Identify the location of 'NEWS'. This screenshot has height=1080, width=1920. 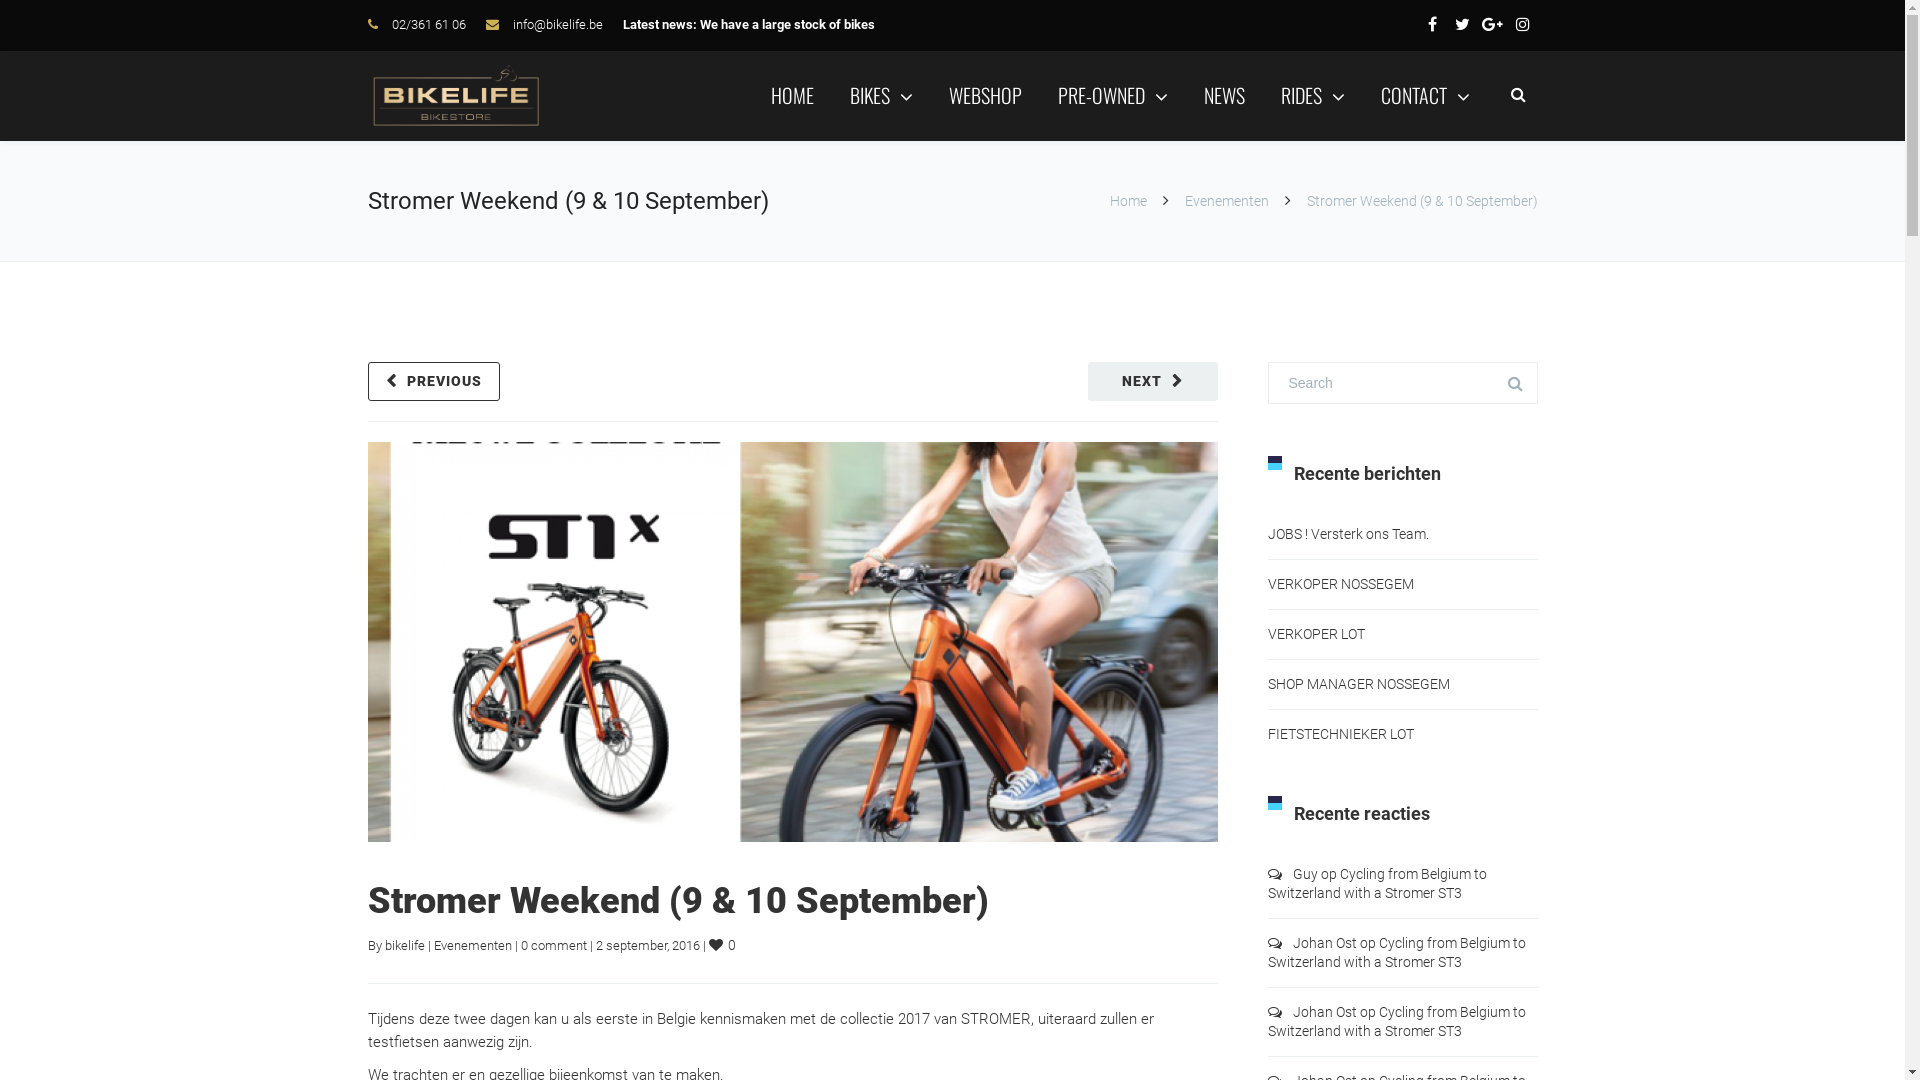
(1223, 95).